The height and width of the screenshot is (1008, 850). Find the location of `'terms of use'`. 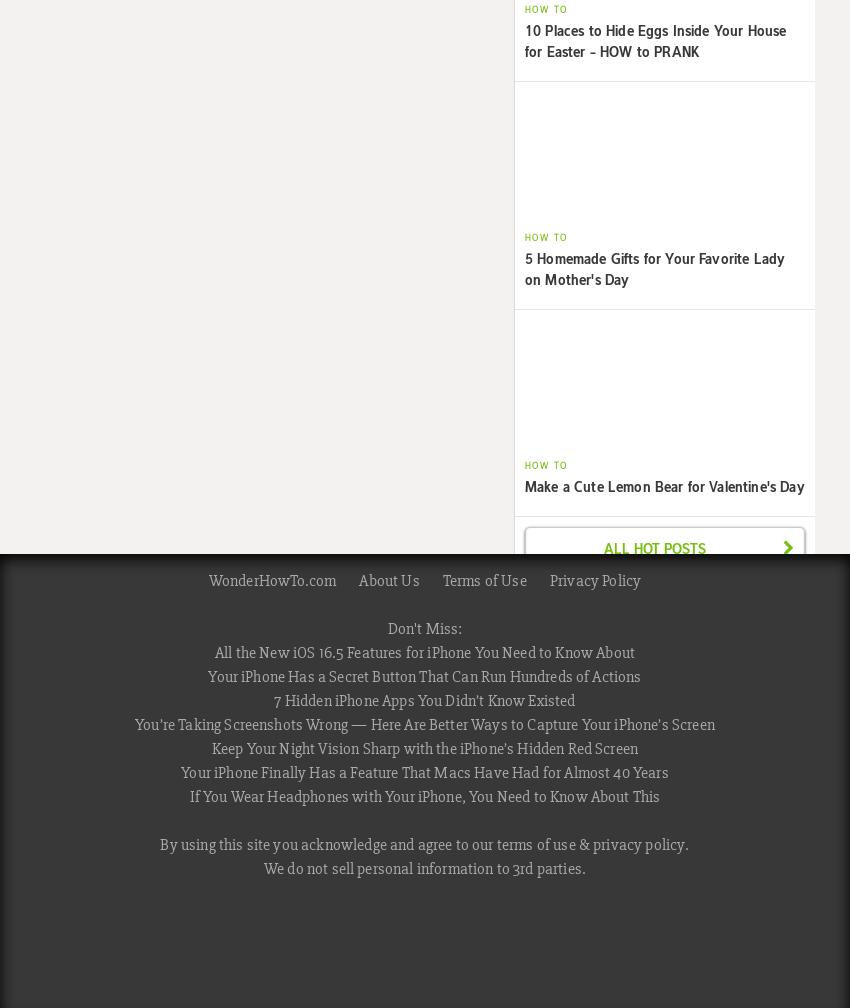

'terms of use' is located at coordinates (495, 843).